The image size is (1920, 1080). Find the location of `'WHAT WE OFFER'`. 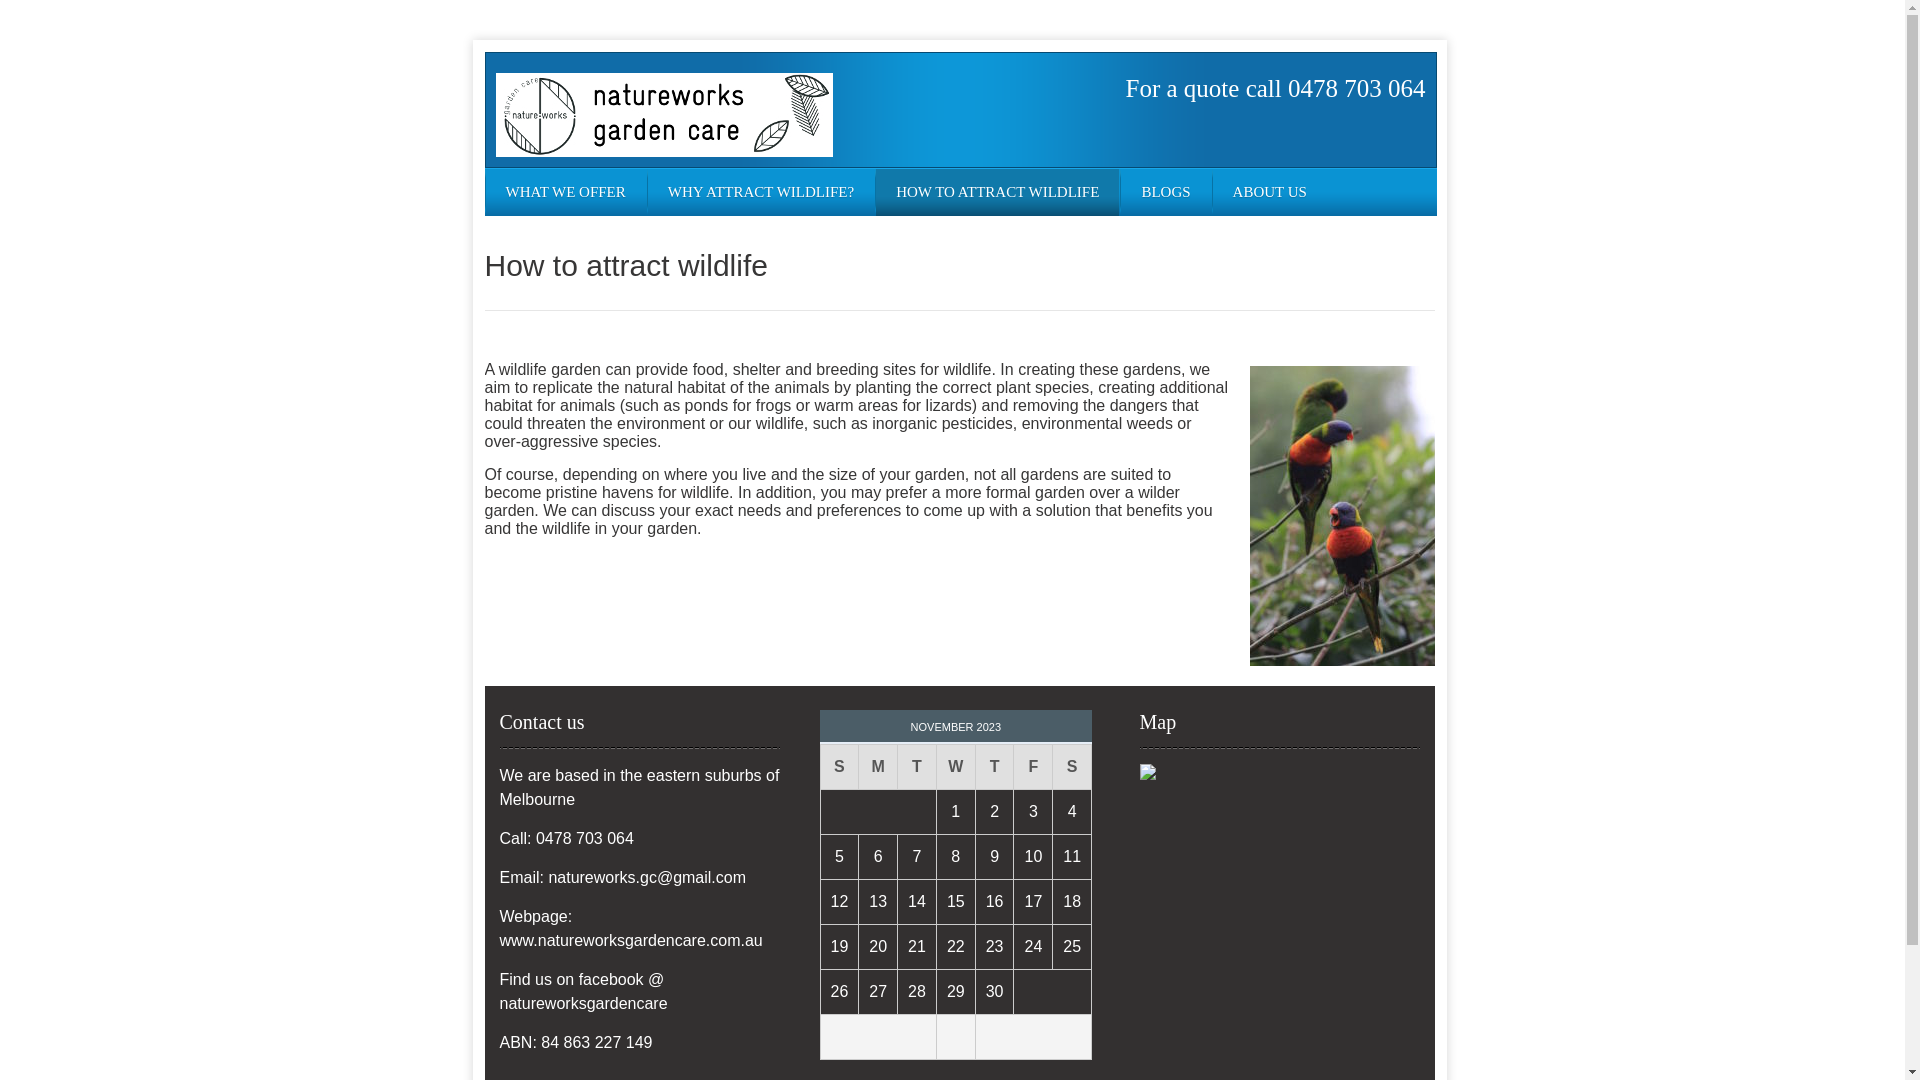

'WHAT WE OFFER' is located at coordinates (565, 192).